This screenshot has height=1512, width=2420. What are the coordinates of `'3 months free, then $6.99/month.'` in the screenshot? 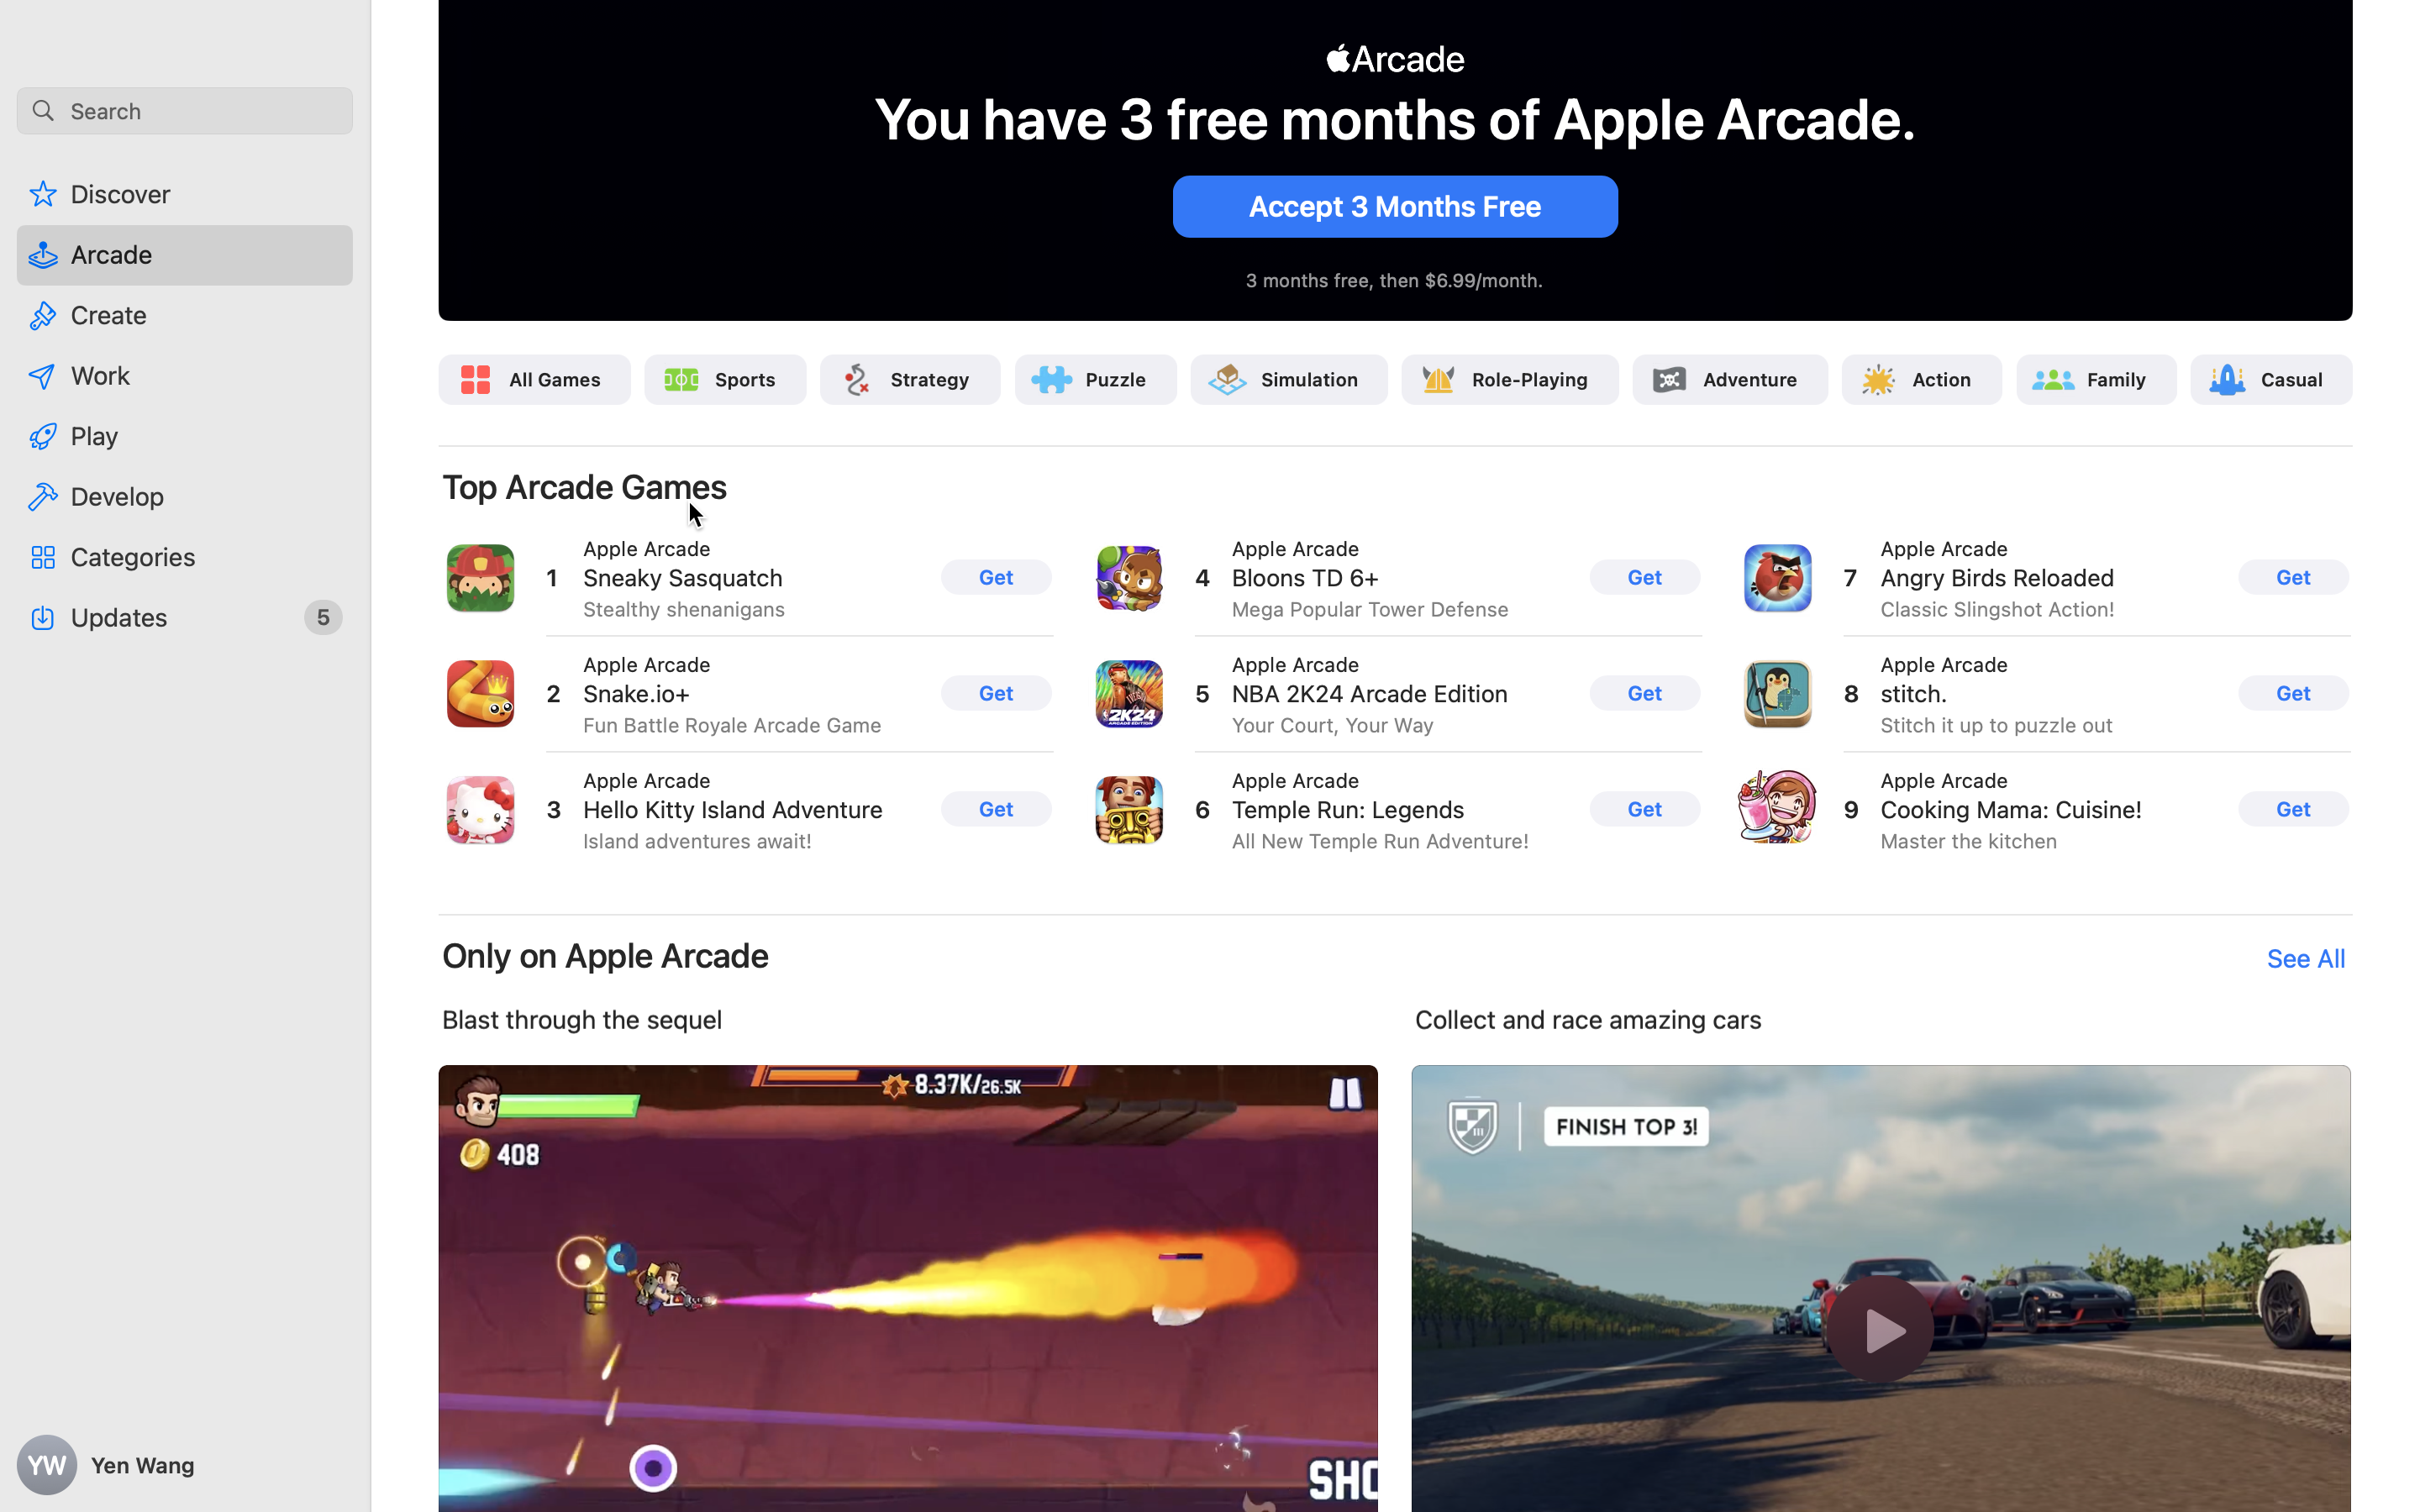 It's located at (1395, 281).